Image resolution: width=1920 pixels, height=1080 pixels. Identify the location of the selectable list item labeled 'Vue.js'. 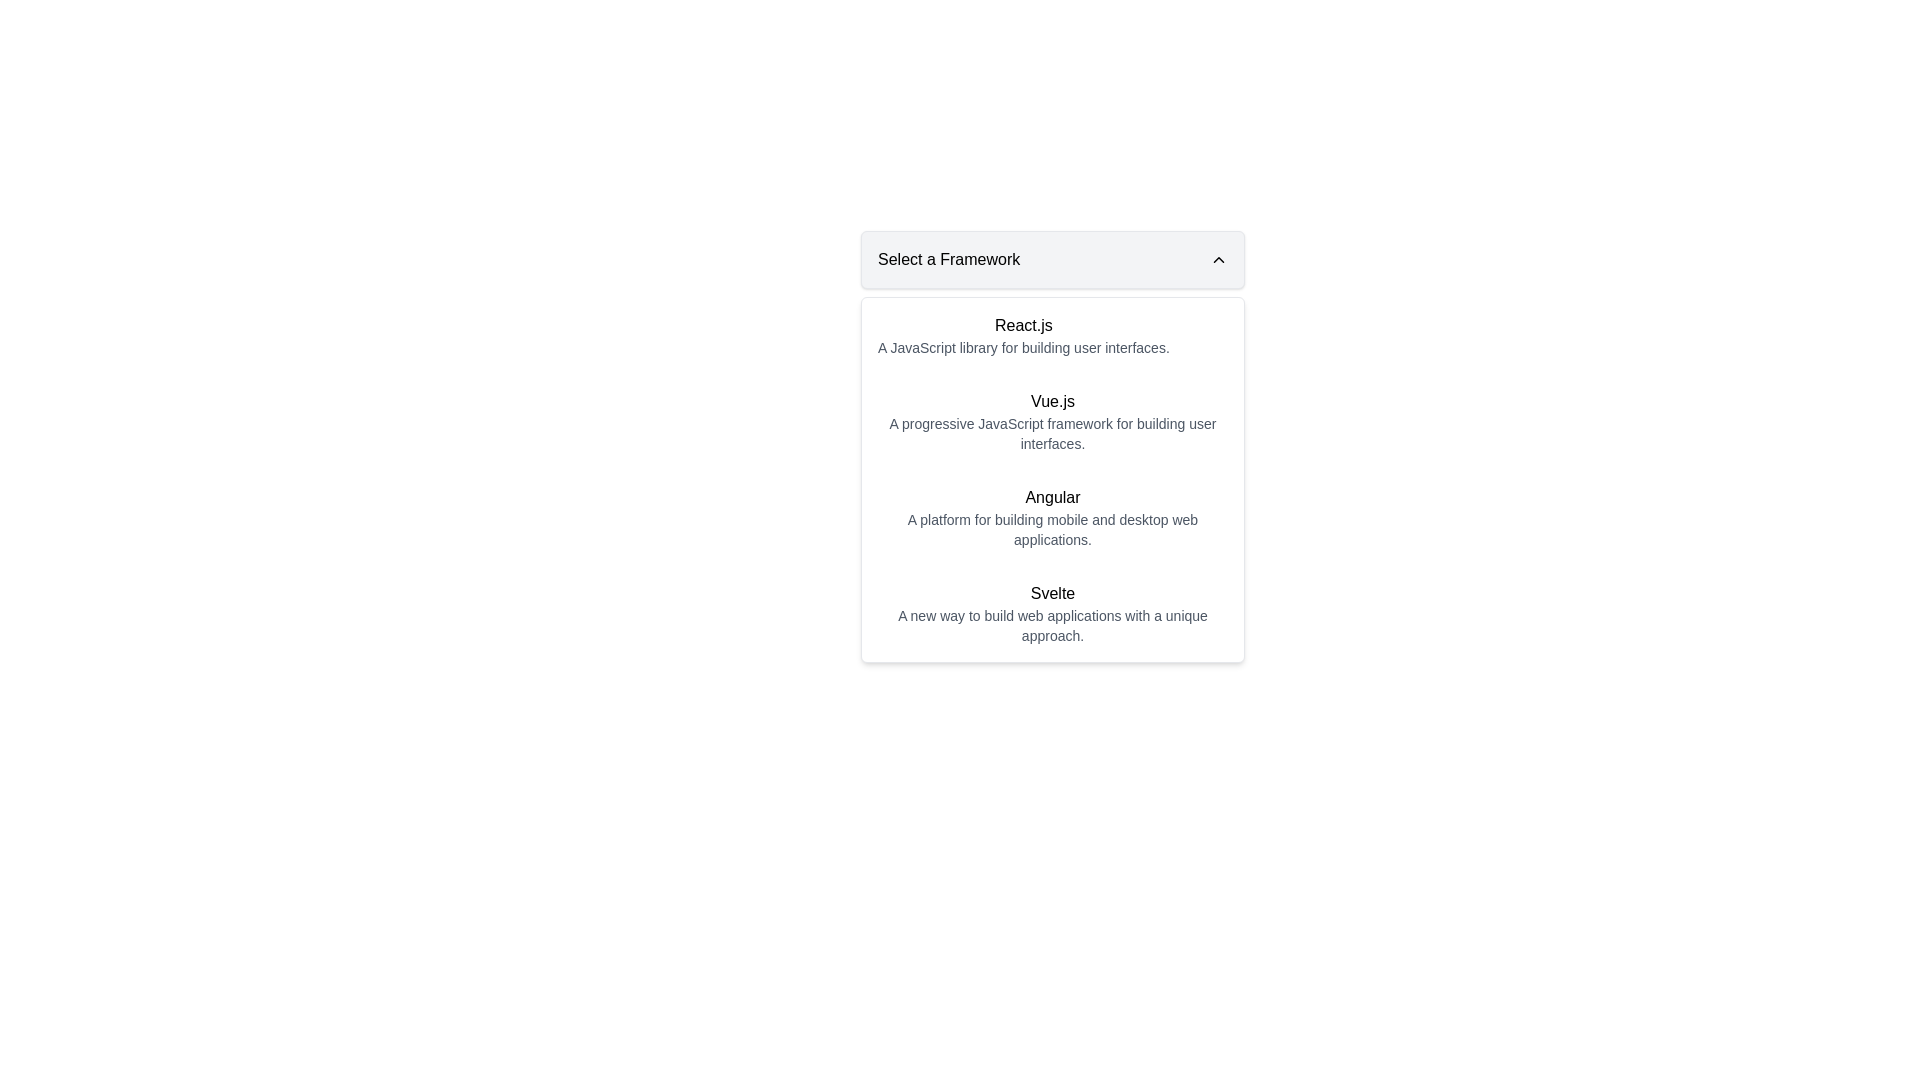
(1051, 420).